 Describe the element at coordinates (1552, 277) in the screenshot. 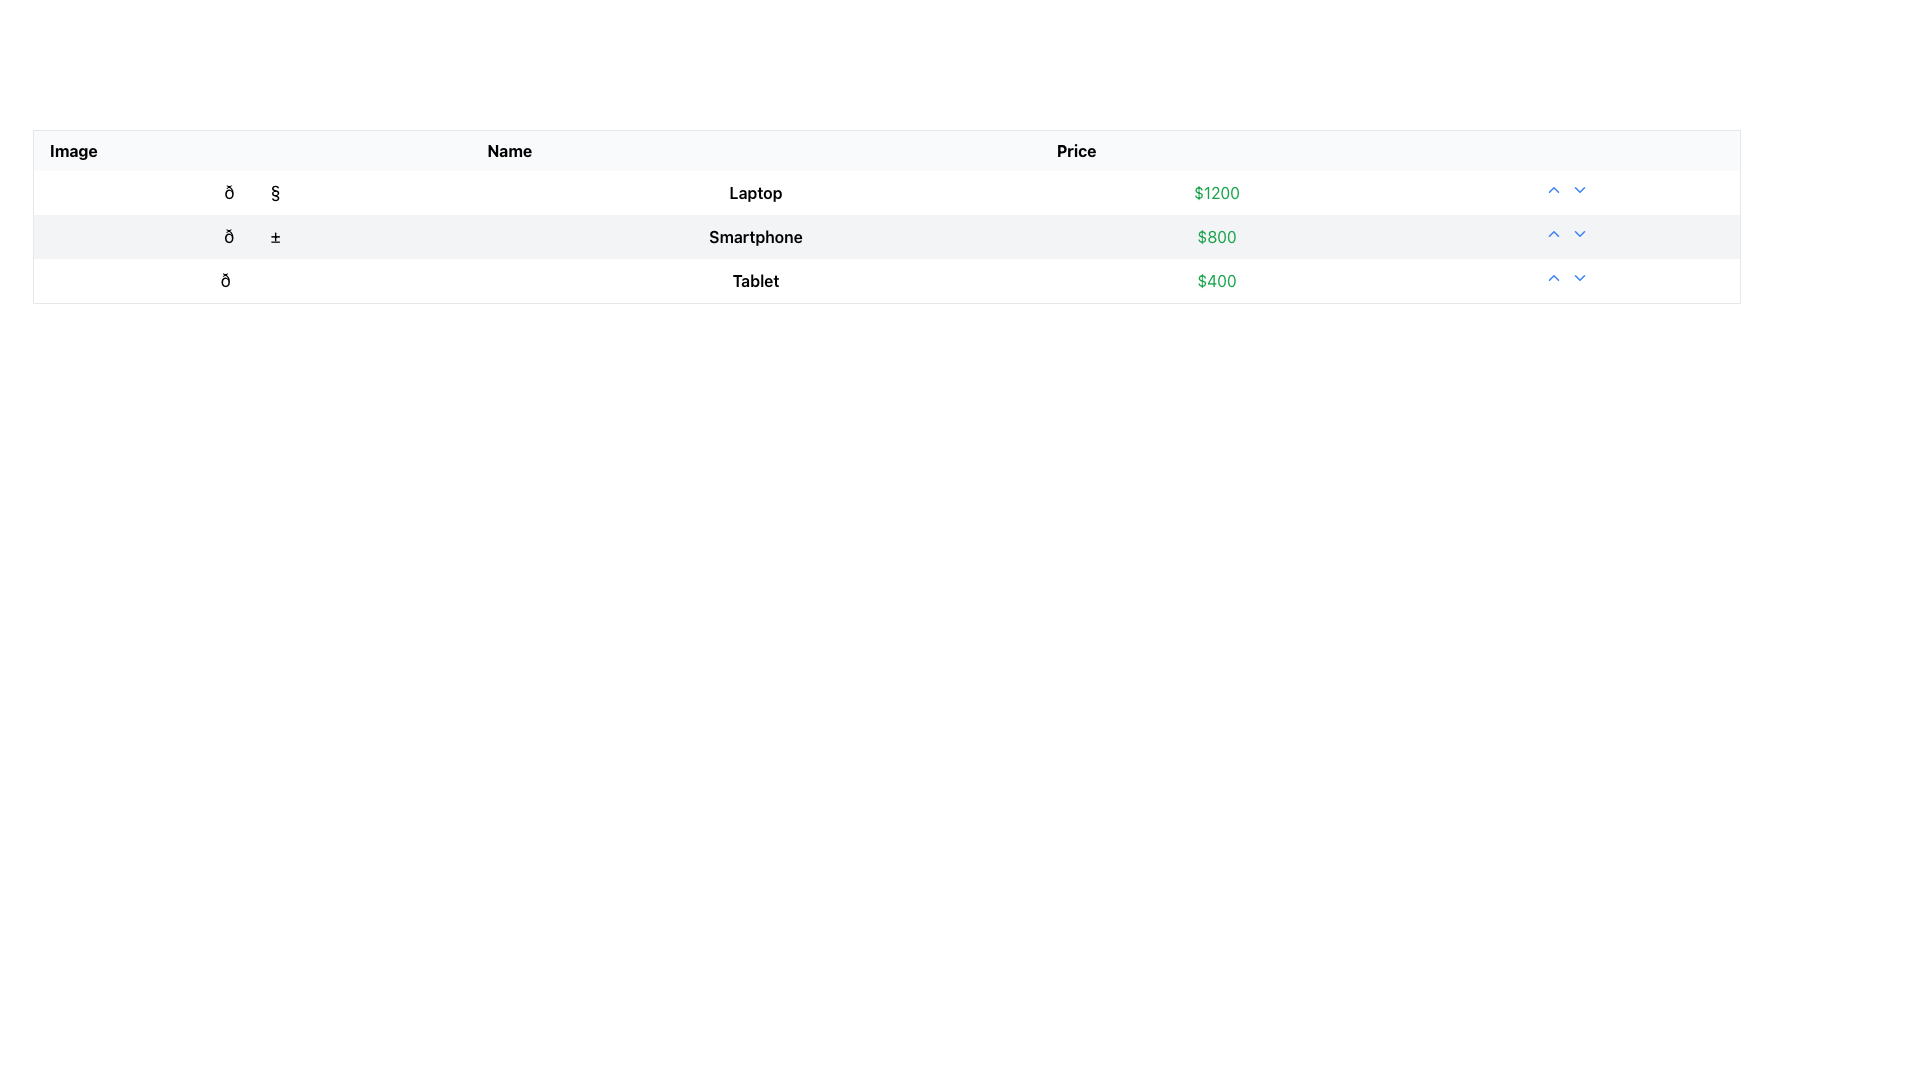

I see `the upward-pointing arrow icon in the 'Price' column of the table for the 'Tablet' item to enable keyboard navigation` at that location.